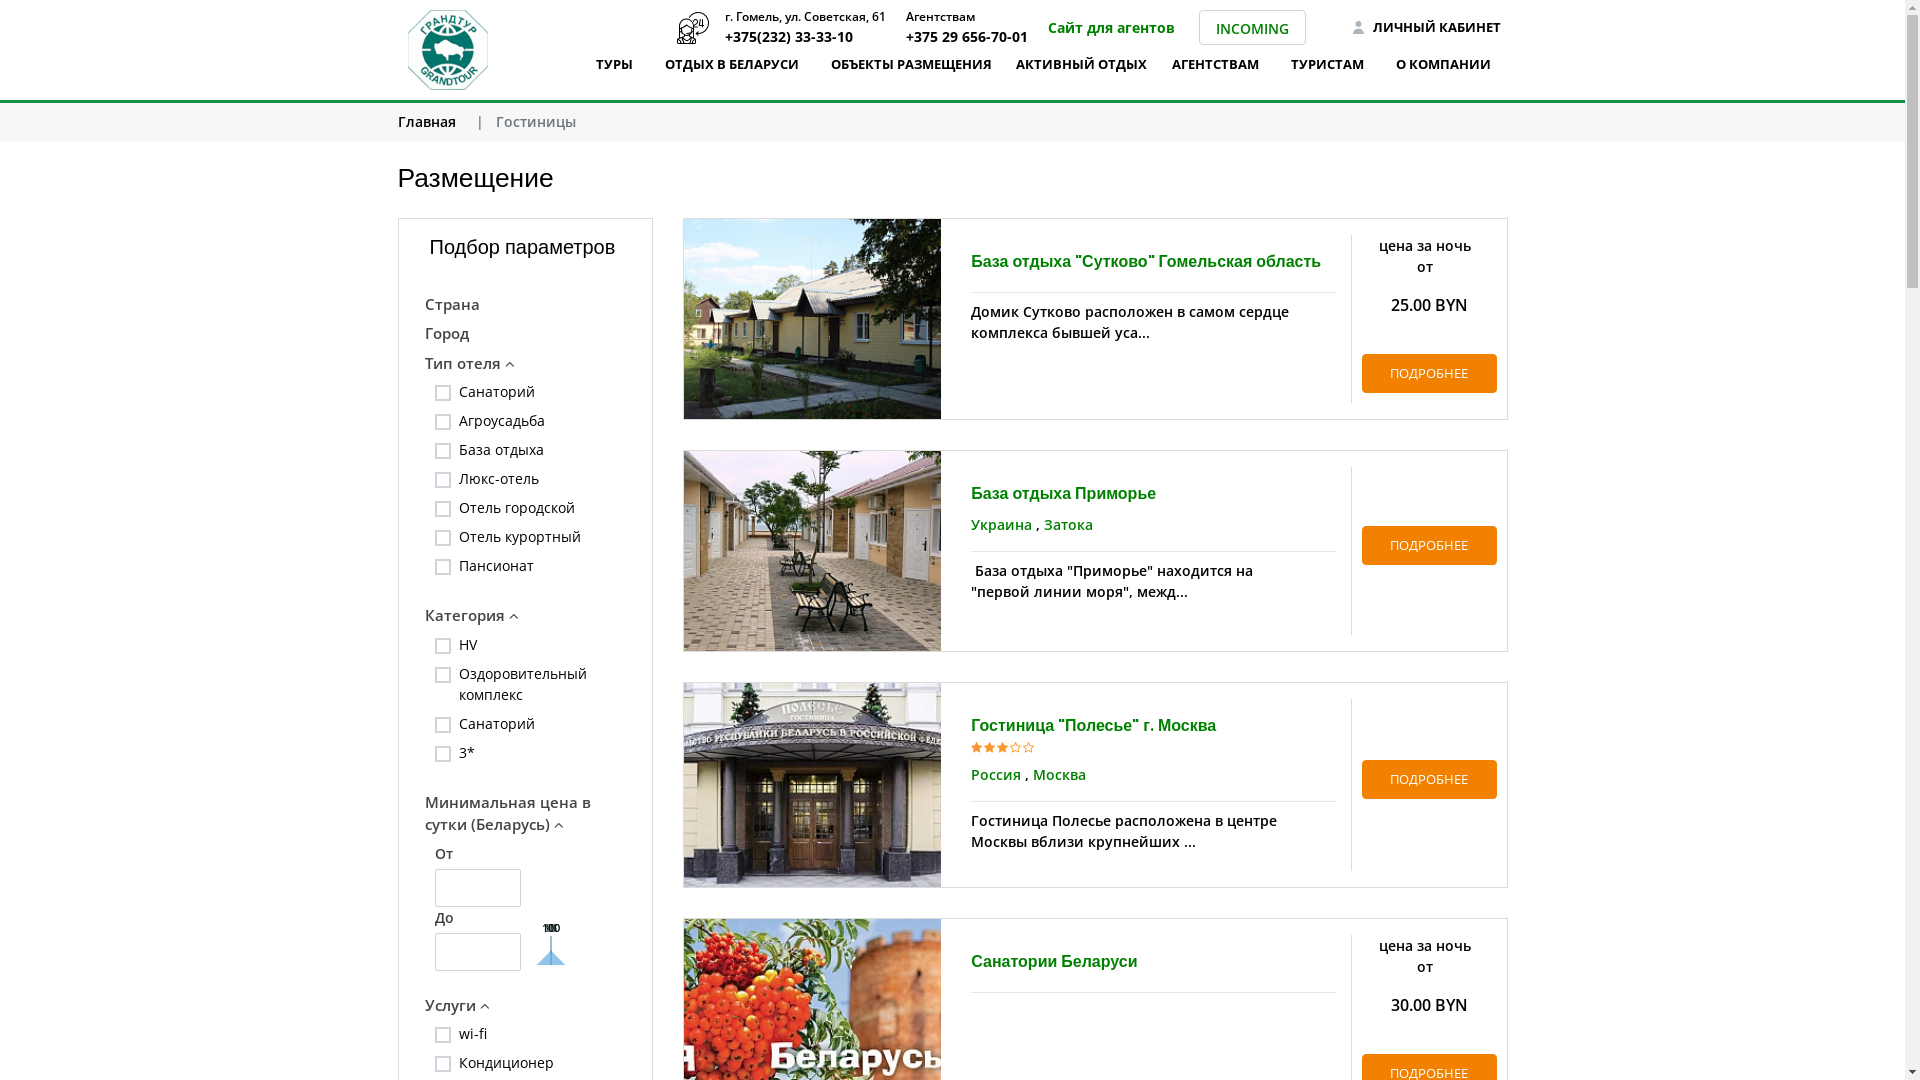 Image resolution: width=1920 pixels, height=1080 pixels. What do you see at coordinates (1251, 28) in the screenshot?
I see `'INCOMING'` at bounding box center [1251, 28].